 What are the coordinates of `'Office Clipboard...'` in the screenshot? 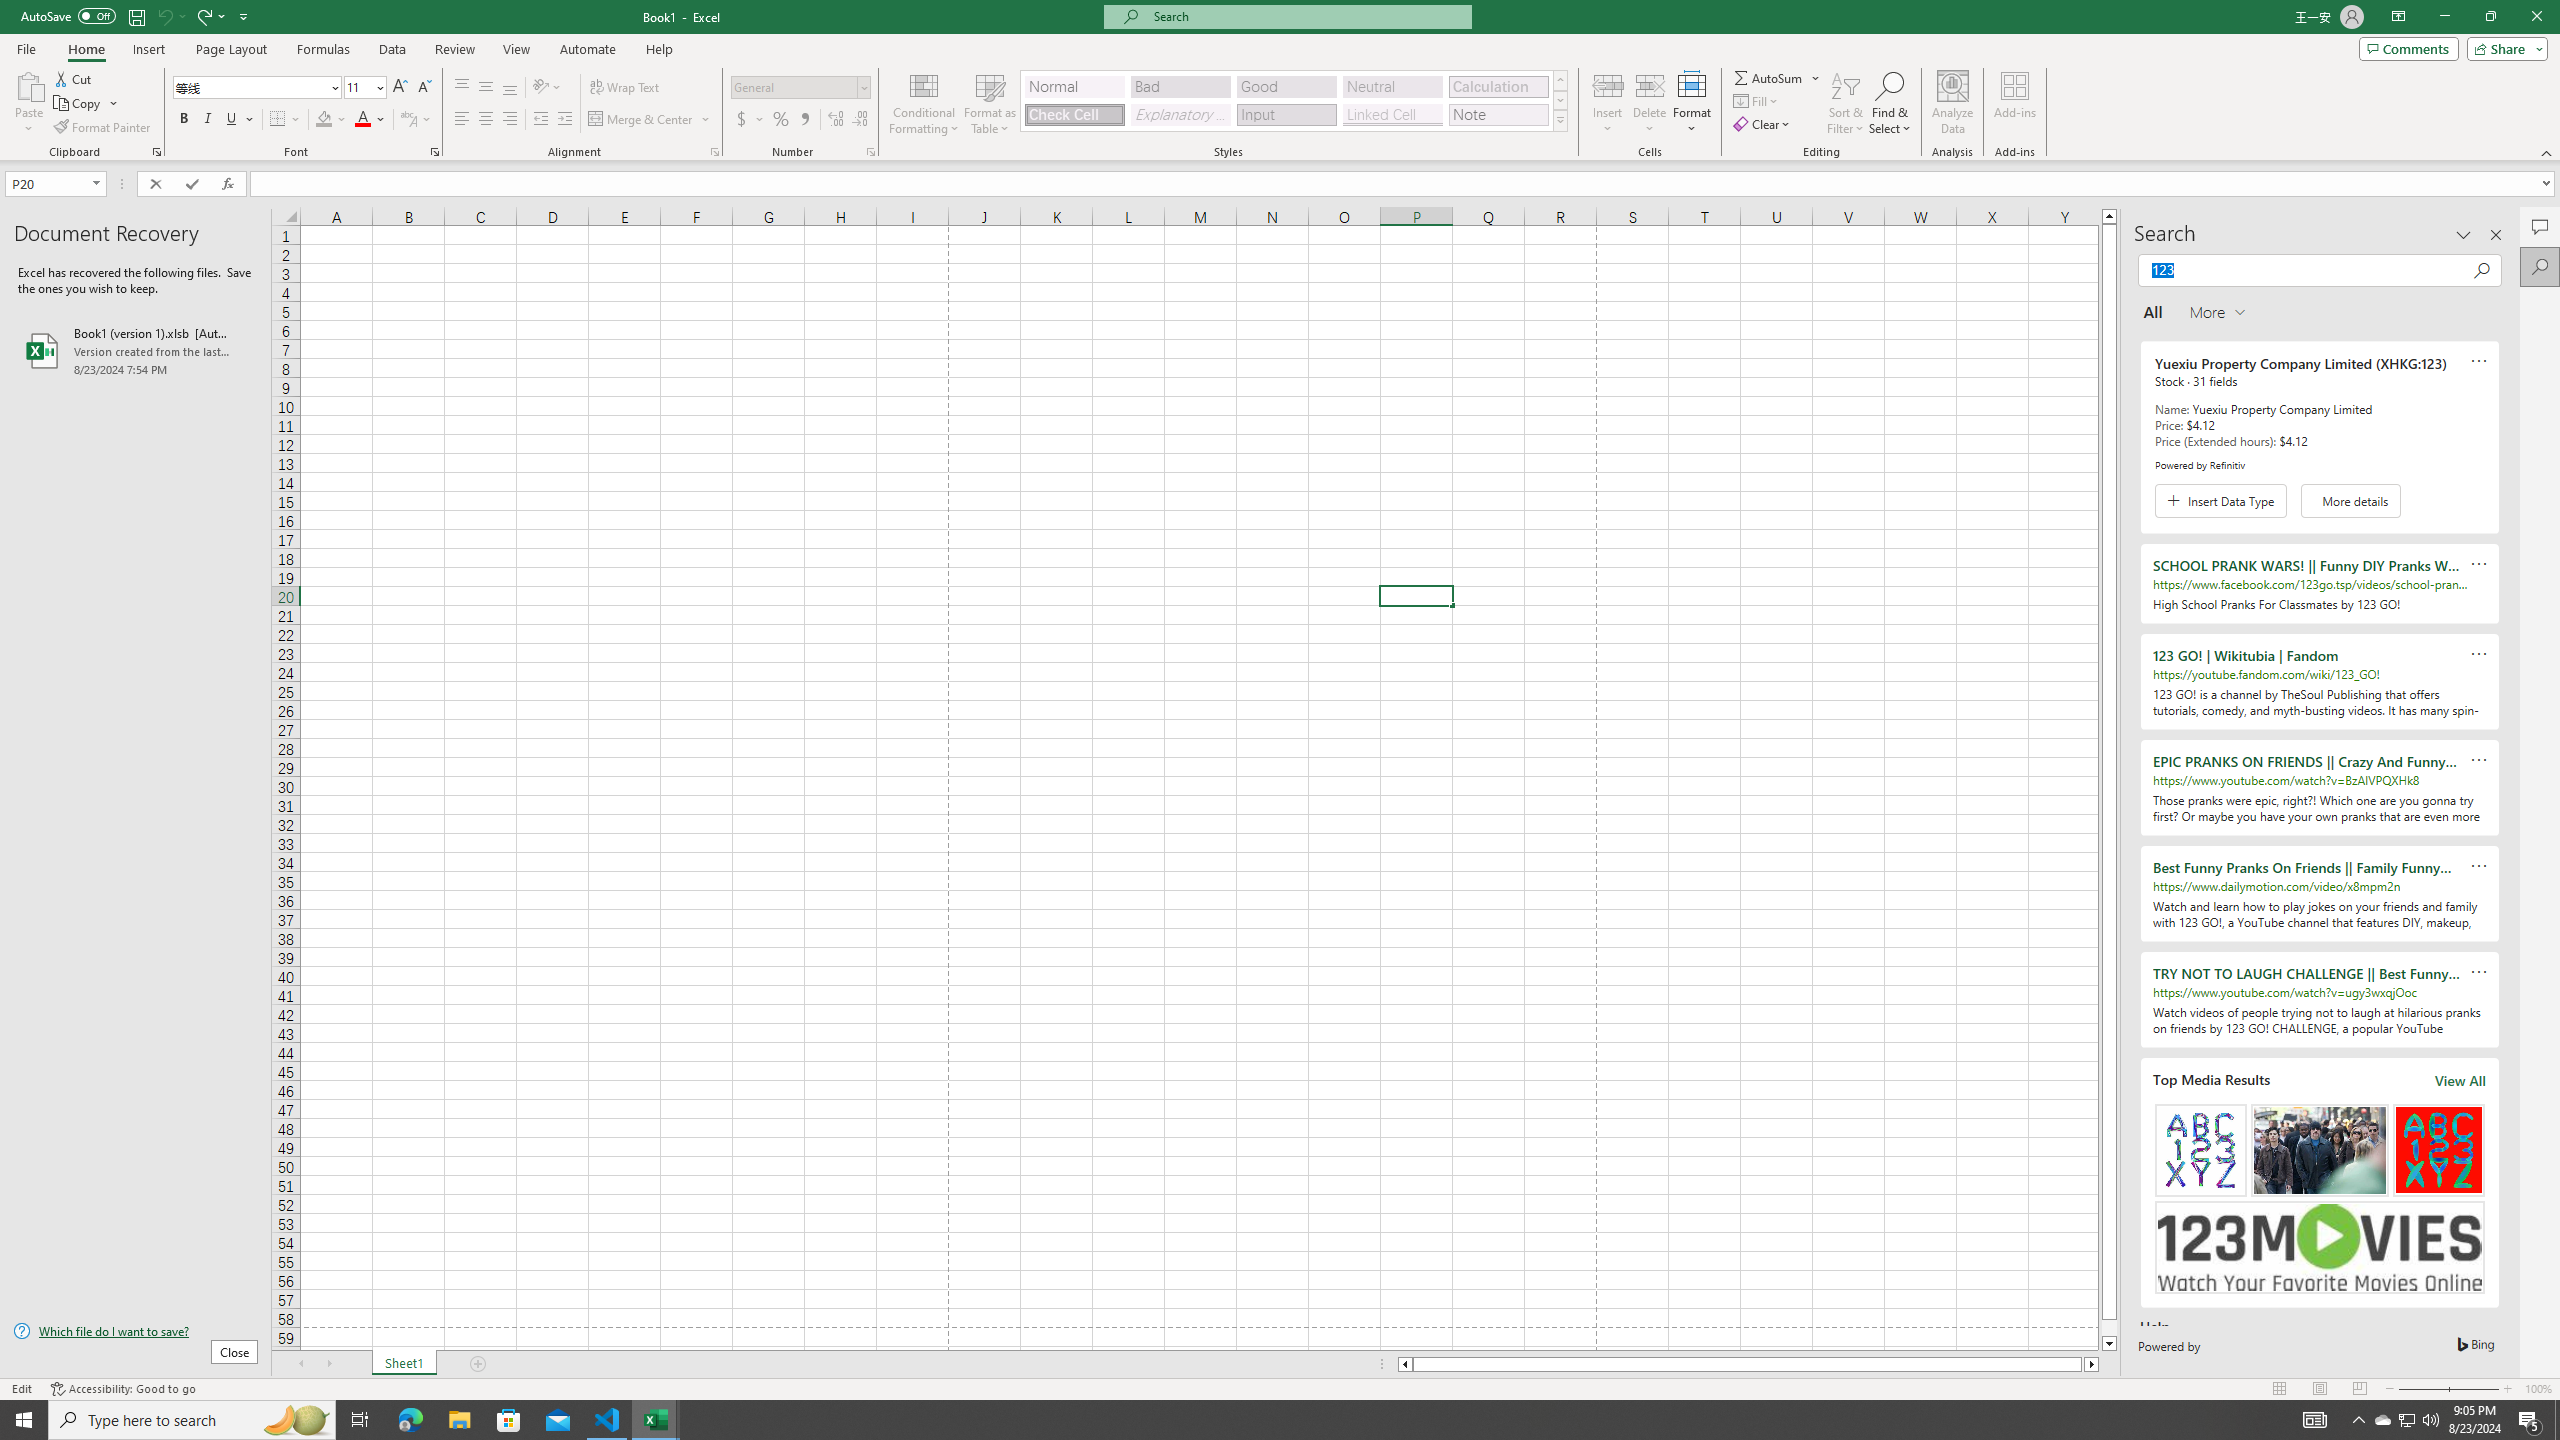 It's located at (155, 150).